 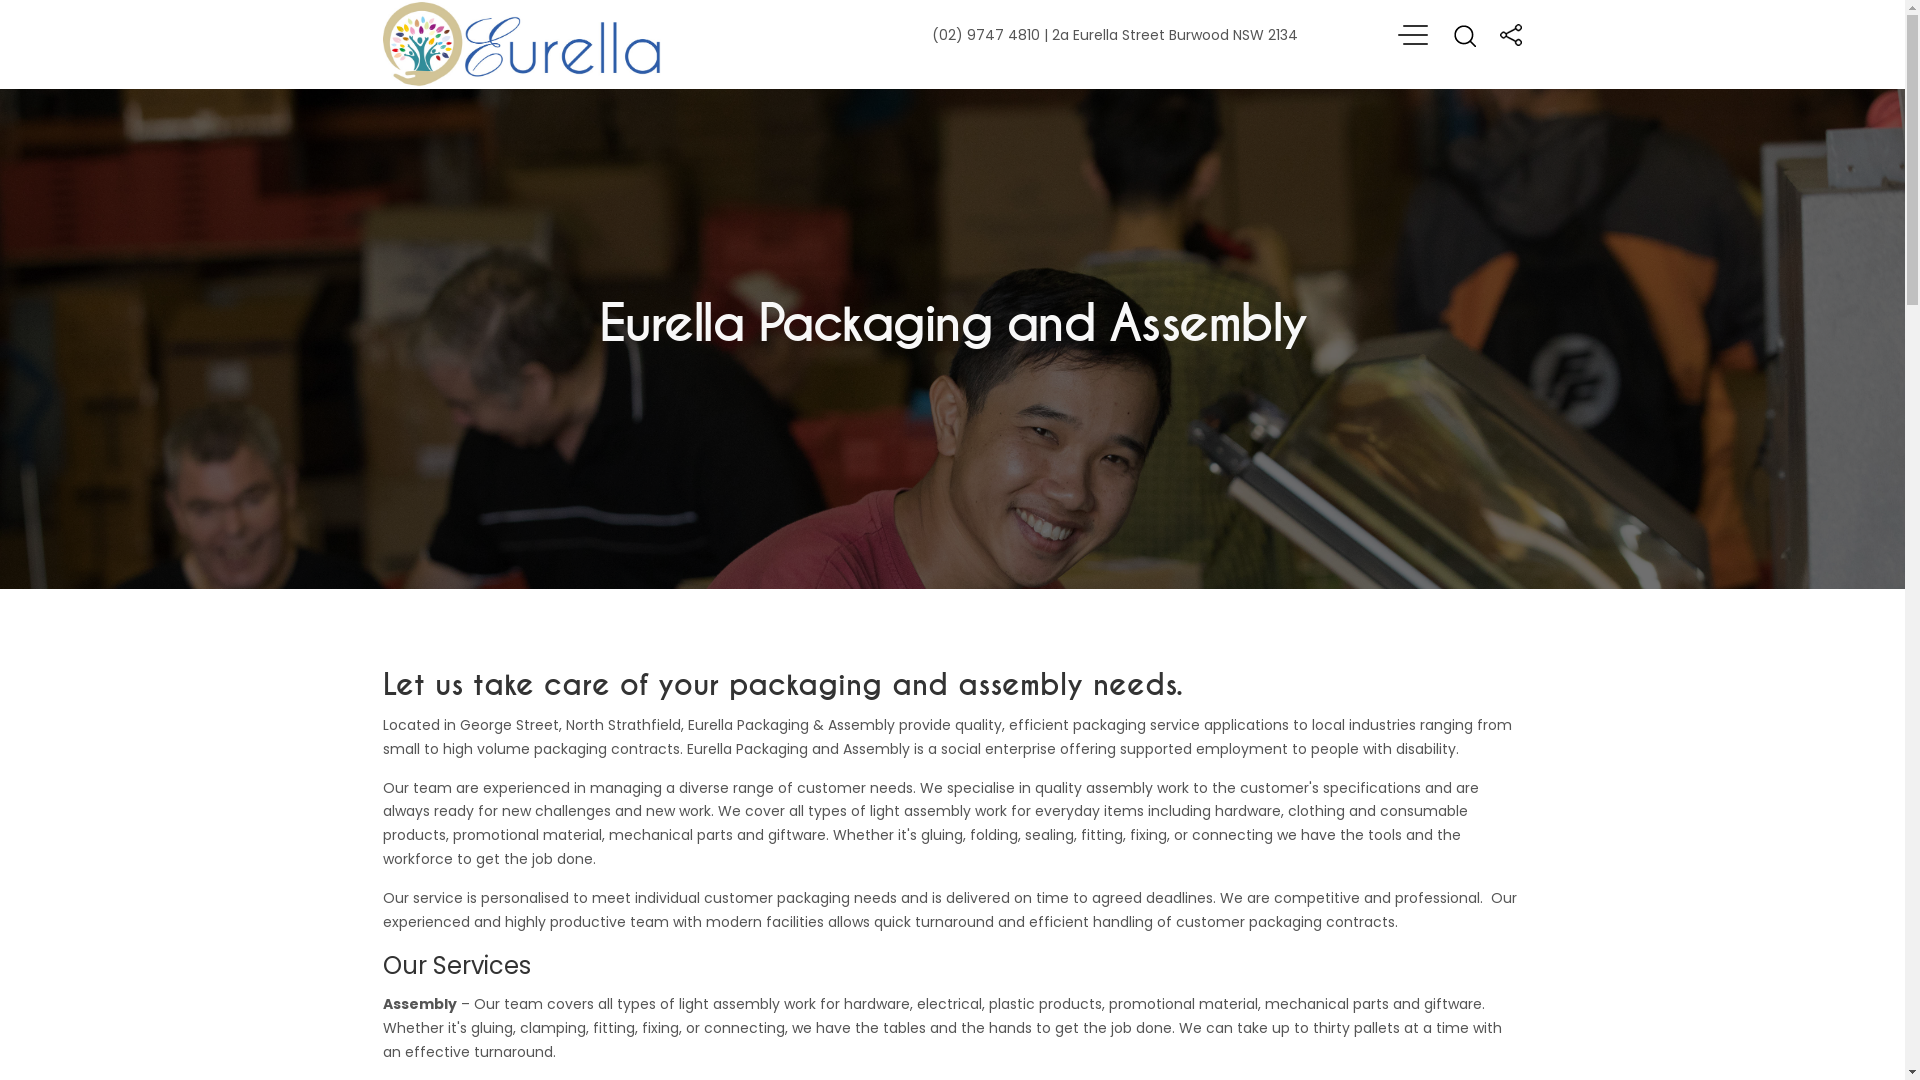 What do you see at coordinates (0, 0) in the screenshot?
I see `'Skip to main content'` at bounding box center [0, 0].